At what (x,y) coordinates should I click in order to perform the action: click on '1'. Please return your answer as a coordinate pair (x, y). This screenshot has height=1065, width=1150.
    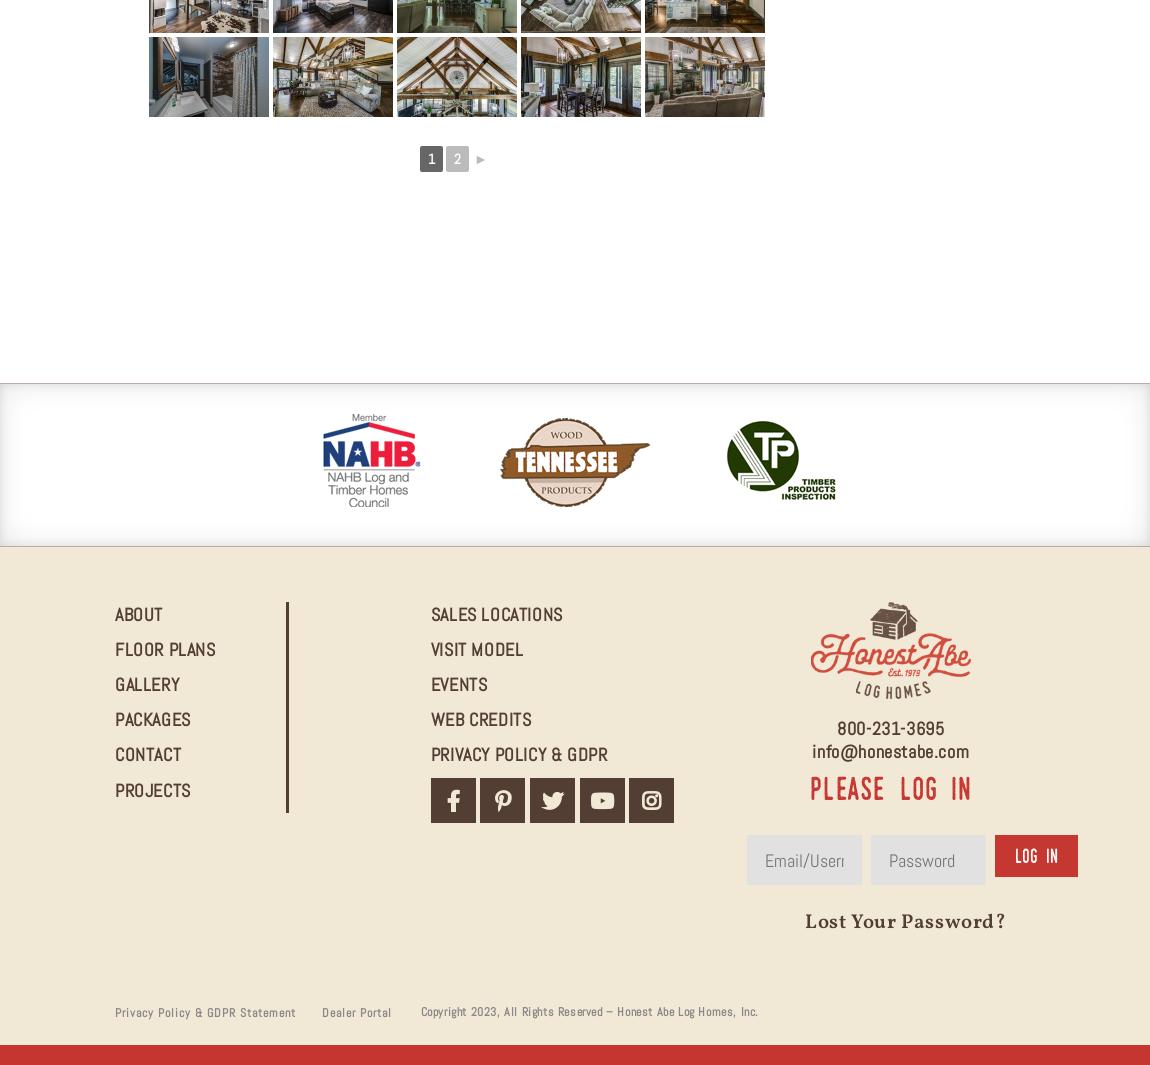
    Looking at the image, I should click on (431, 157).